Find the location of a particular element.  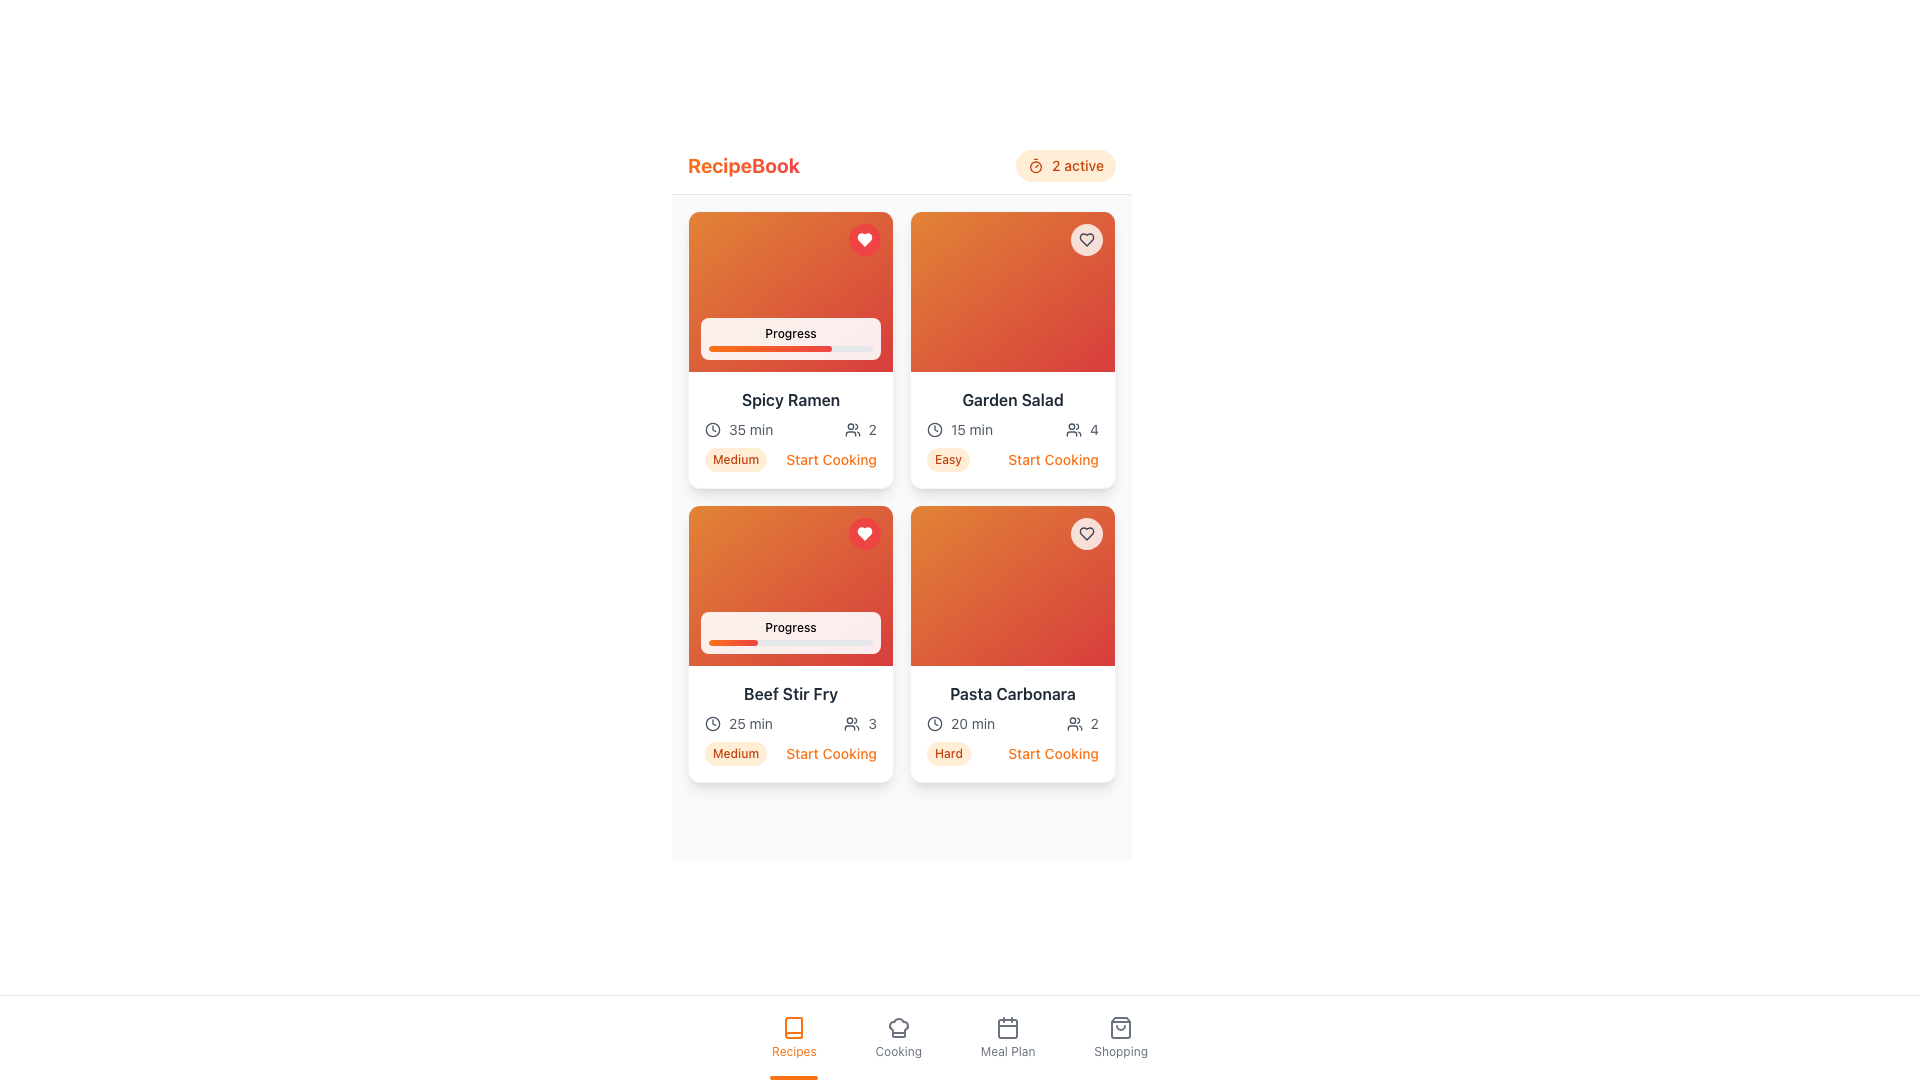

the 'Shopping' button, which features a shopping bag icon above the label 'Shopping', located at the bottom navigation bar as the fourth item is located at coordinates (1121, 1036).